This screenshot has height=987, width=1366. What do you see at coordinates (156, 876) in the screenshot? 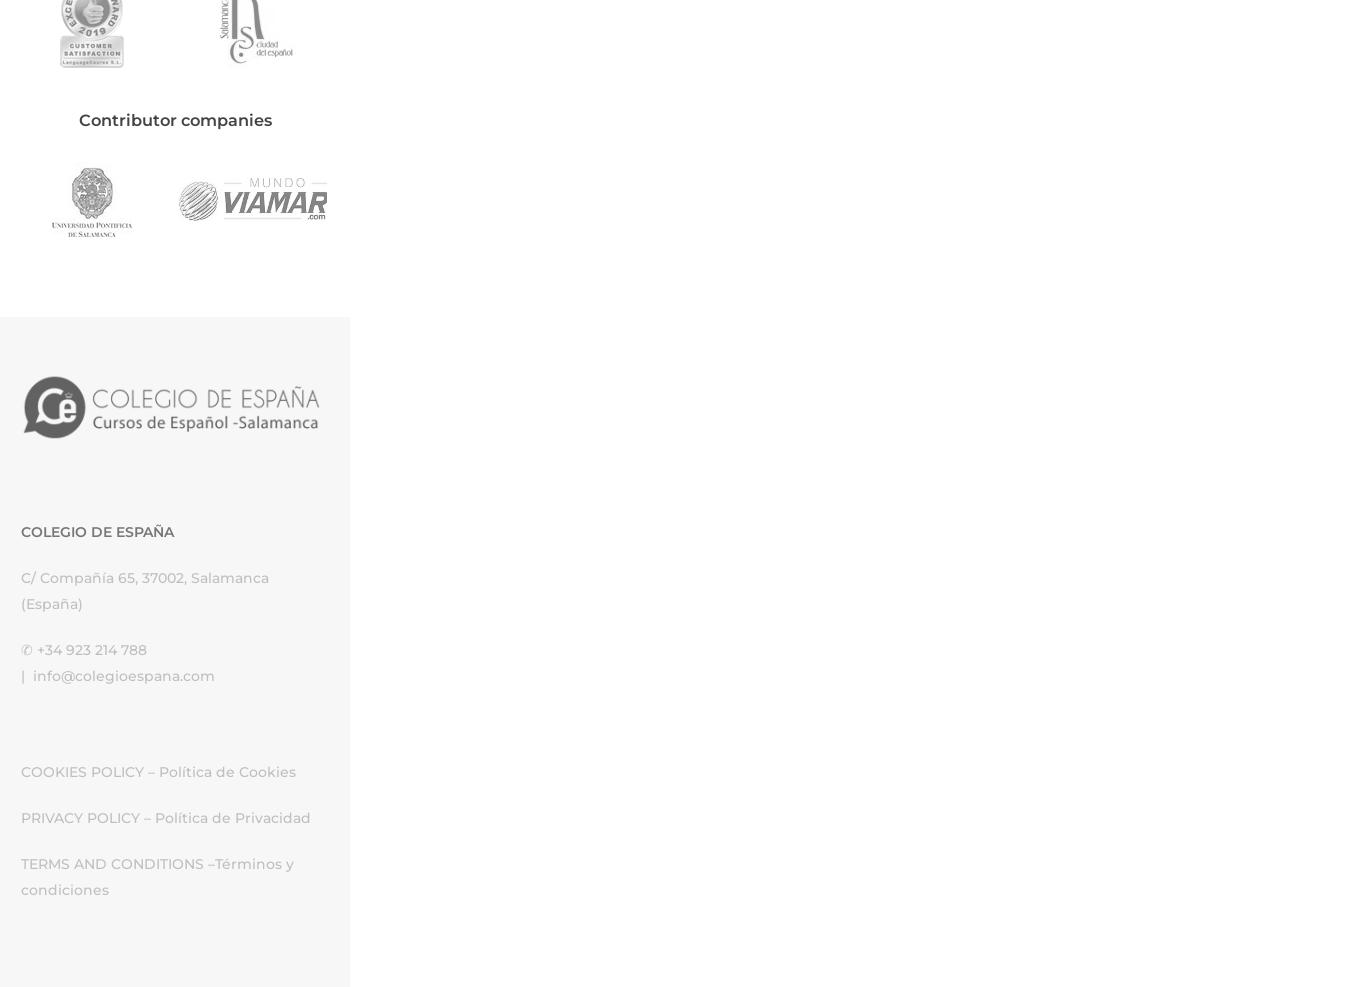
I see `'Términos y condiciones'` at bounding box center [156, 876].